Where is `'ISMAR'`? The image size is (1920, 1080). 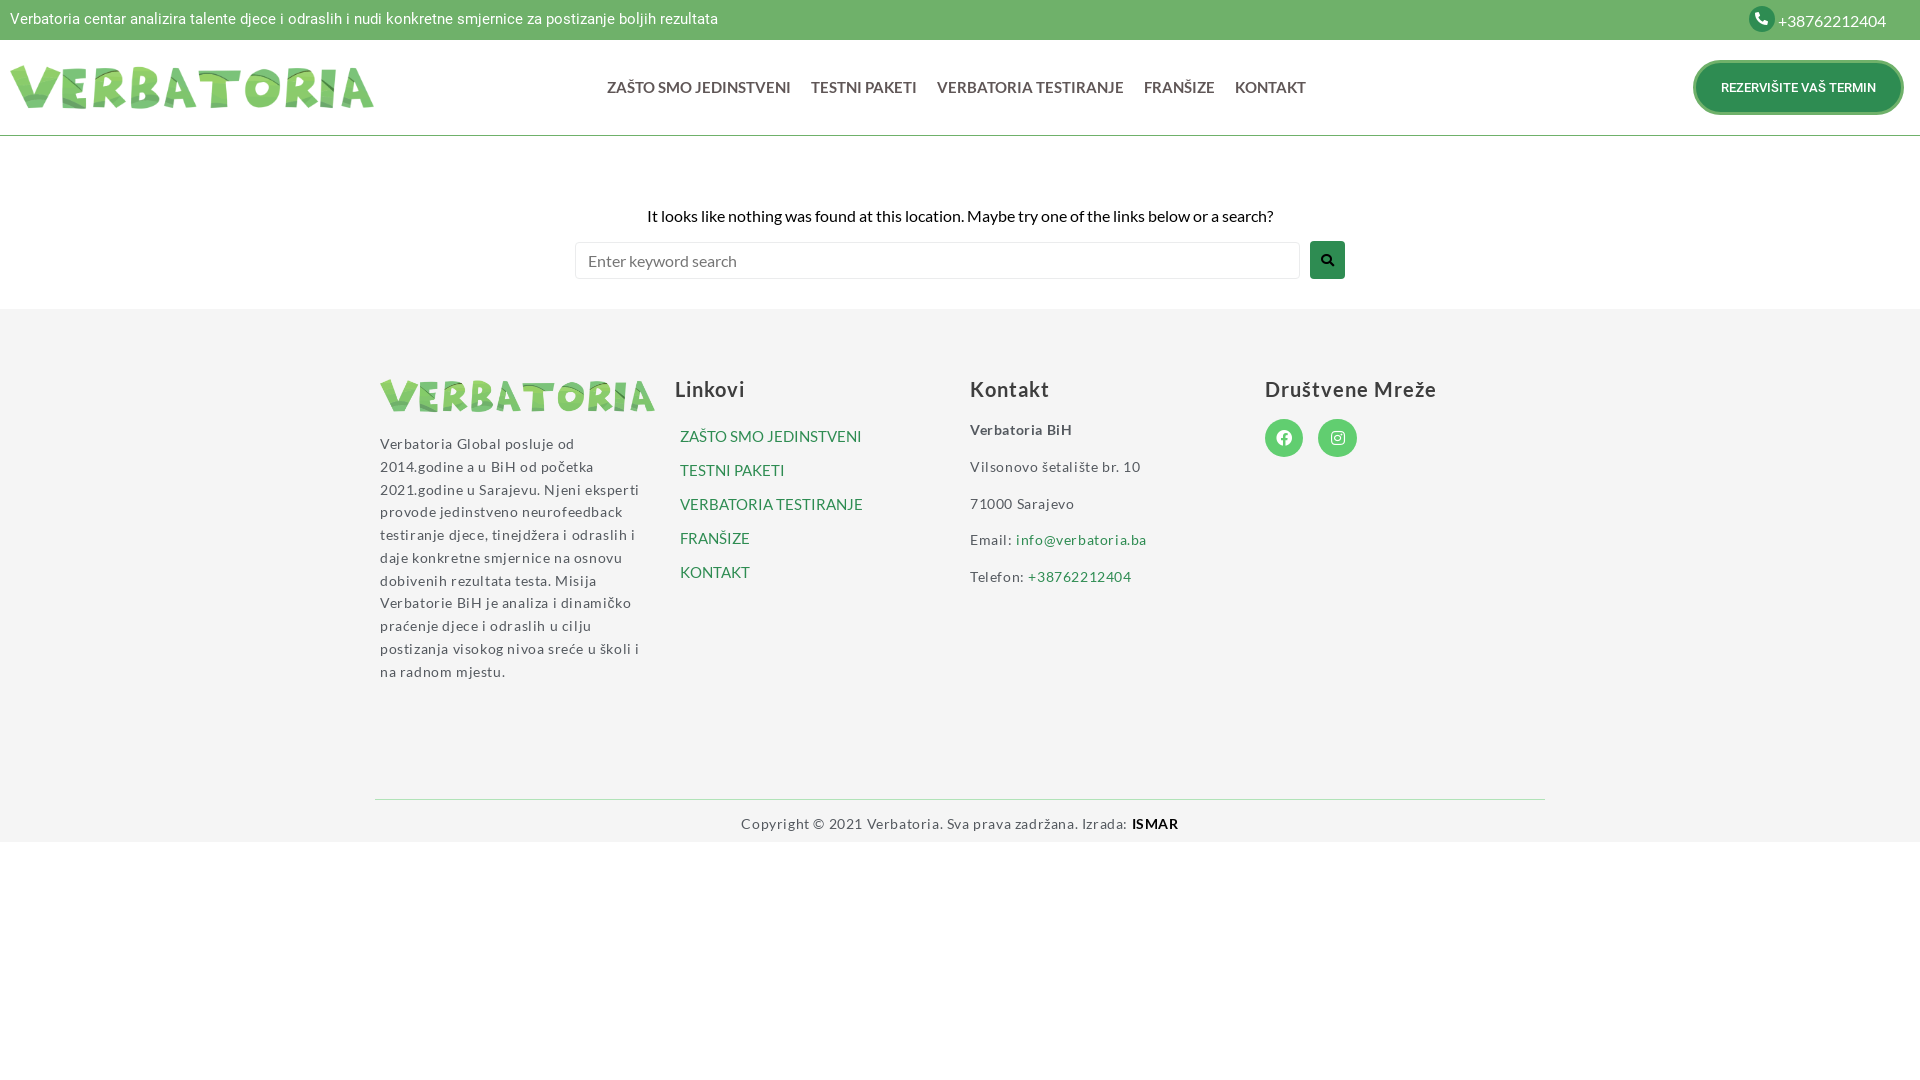 'ISMAR' is located at coordinates (1155, 823).